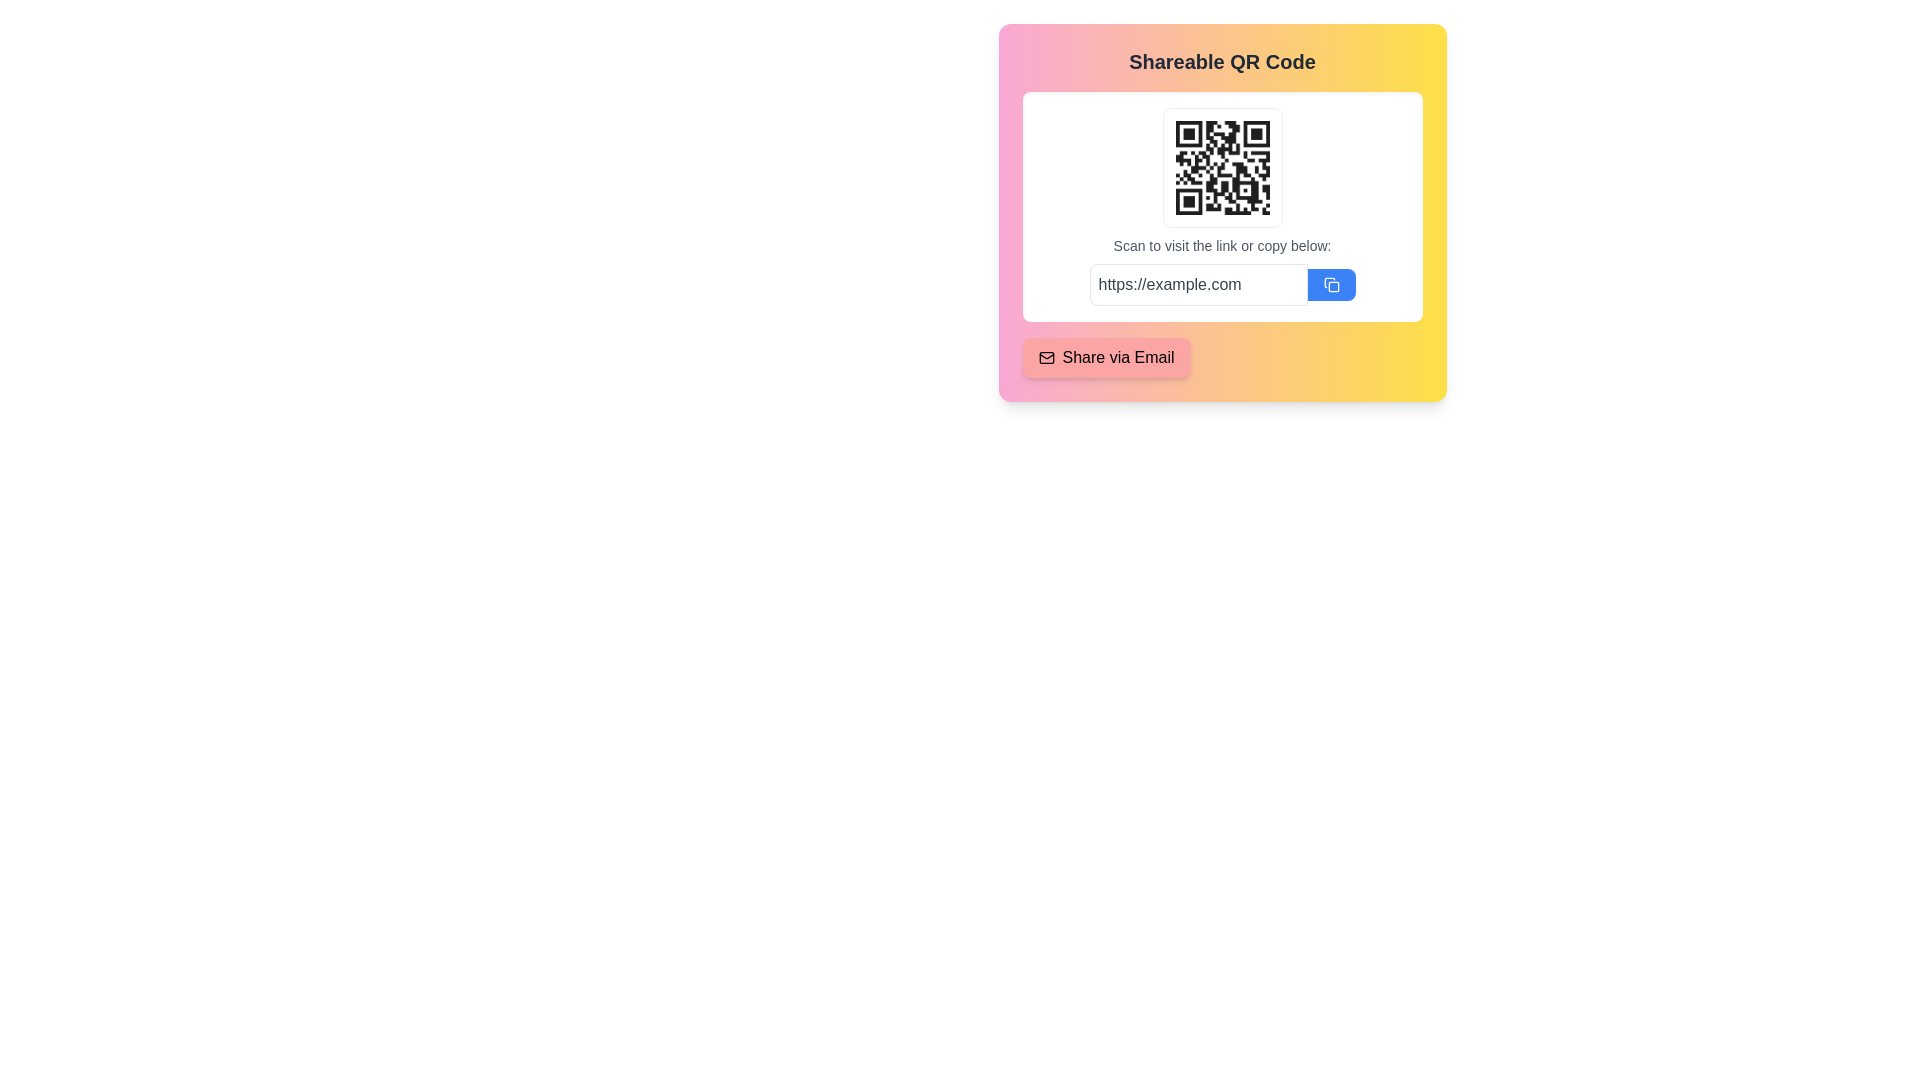  What do you see at coordinates (1221, 245) in the screenshot?
I see `the instructional static display text that guides users on how to utilize the QR code or the link provided below, positioned below the QR code and above the URL input field` at bounding box center [1221, 245].